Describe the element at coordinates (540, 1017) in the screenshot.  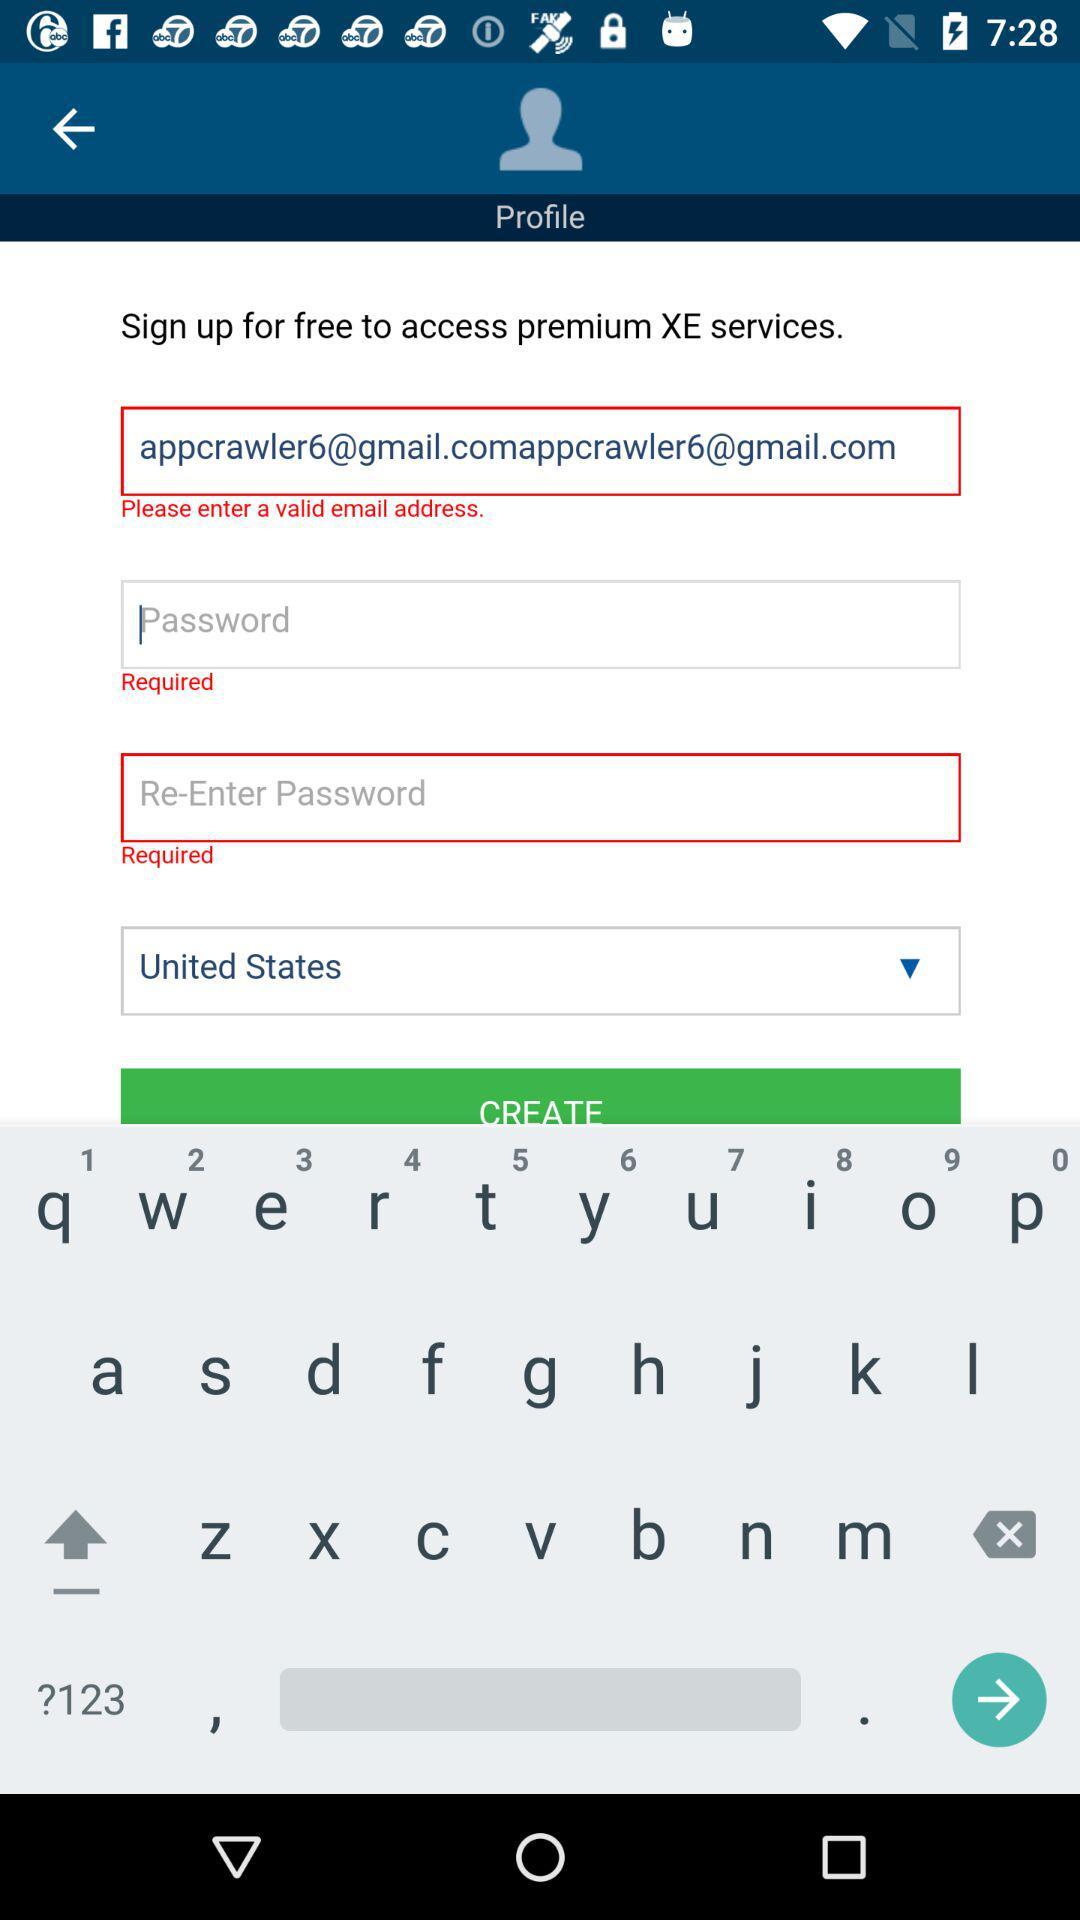
I see `page content` at that location.